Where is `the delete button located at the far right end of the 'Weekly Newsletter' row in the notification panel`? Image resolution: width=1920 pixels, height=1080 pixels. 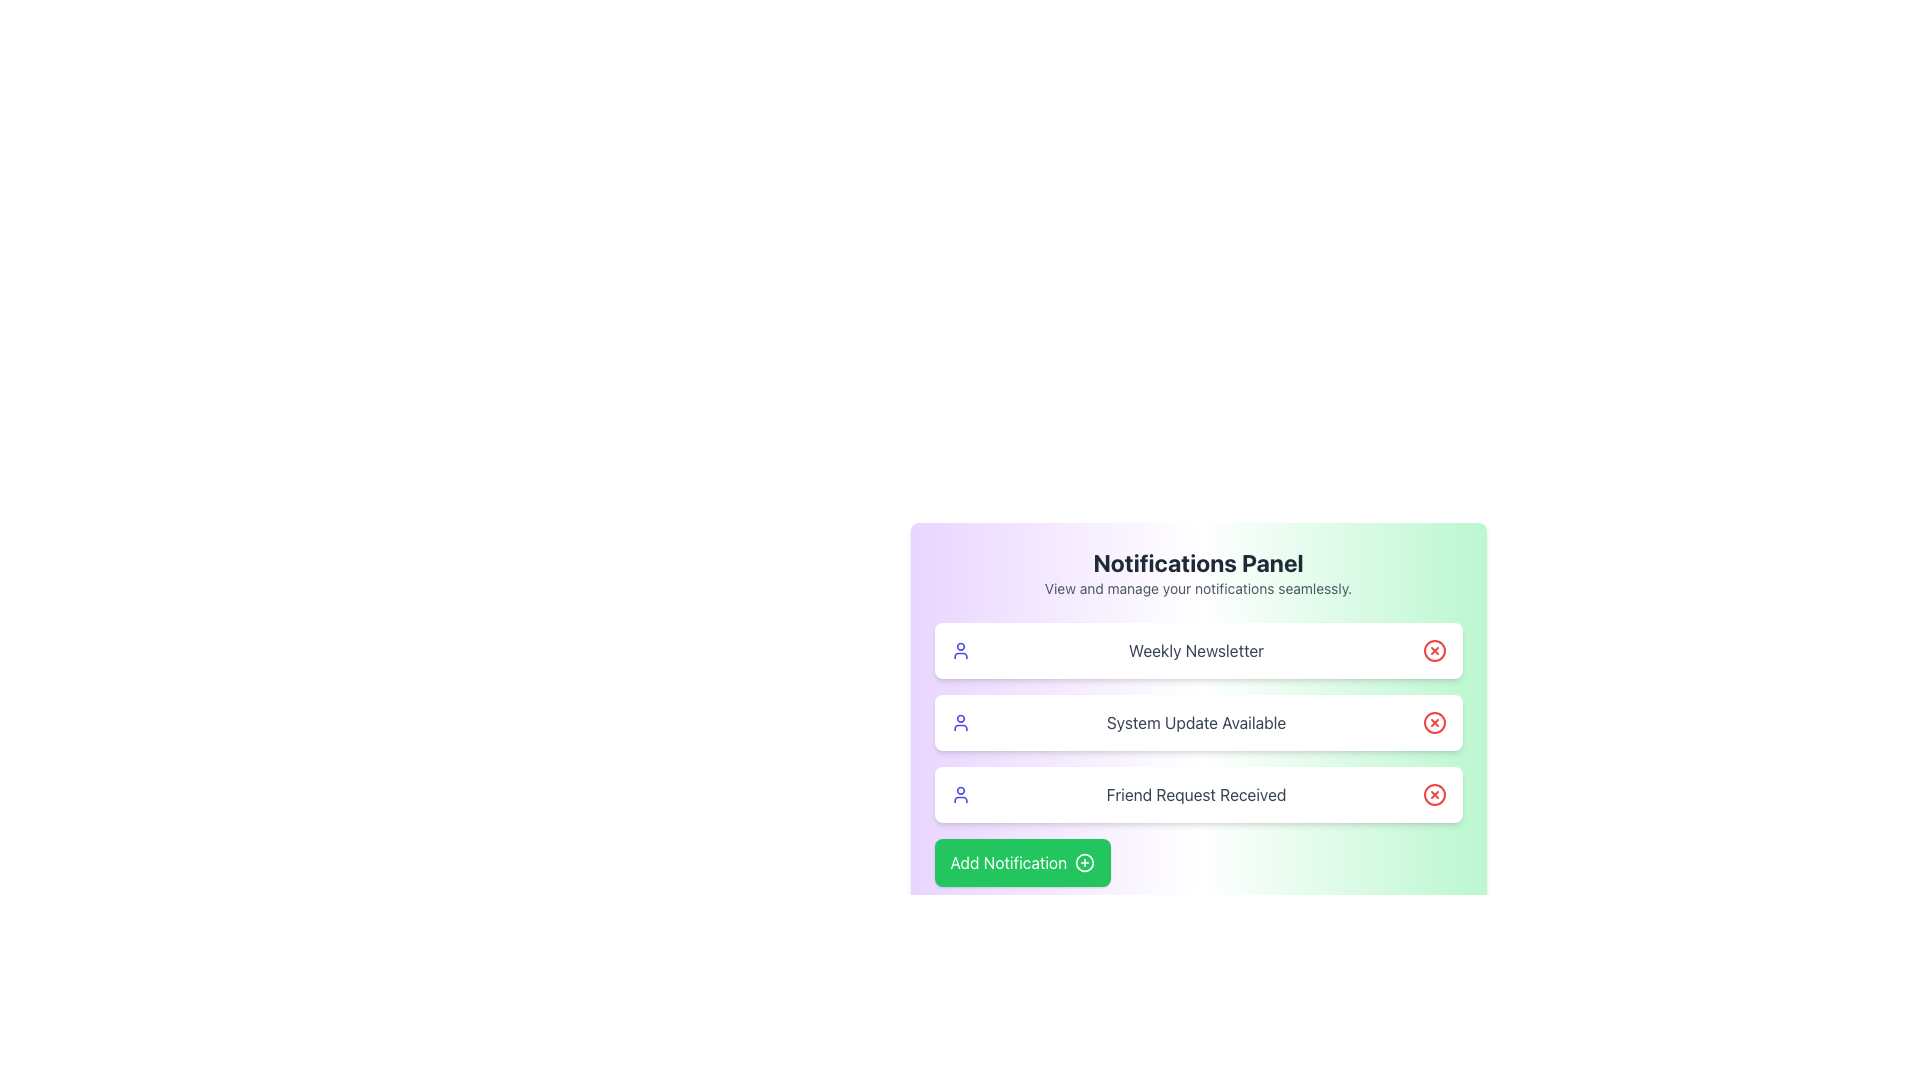
the delete button located at the far right end of the 'Weekly Newsletter' row in the notification panel is located at coordinates (1433, 651).